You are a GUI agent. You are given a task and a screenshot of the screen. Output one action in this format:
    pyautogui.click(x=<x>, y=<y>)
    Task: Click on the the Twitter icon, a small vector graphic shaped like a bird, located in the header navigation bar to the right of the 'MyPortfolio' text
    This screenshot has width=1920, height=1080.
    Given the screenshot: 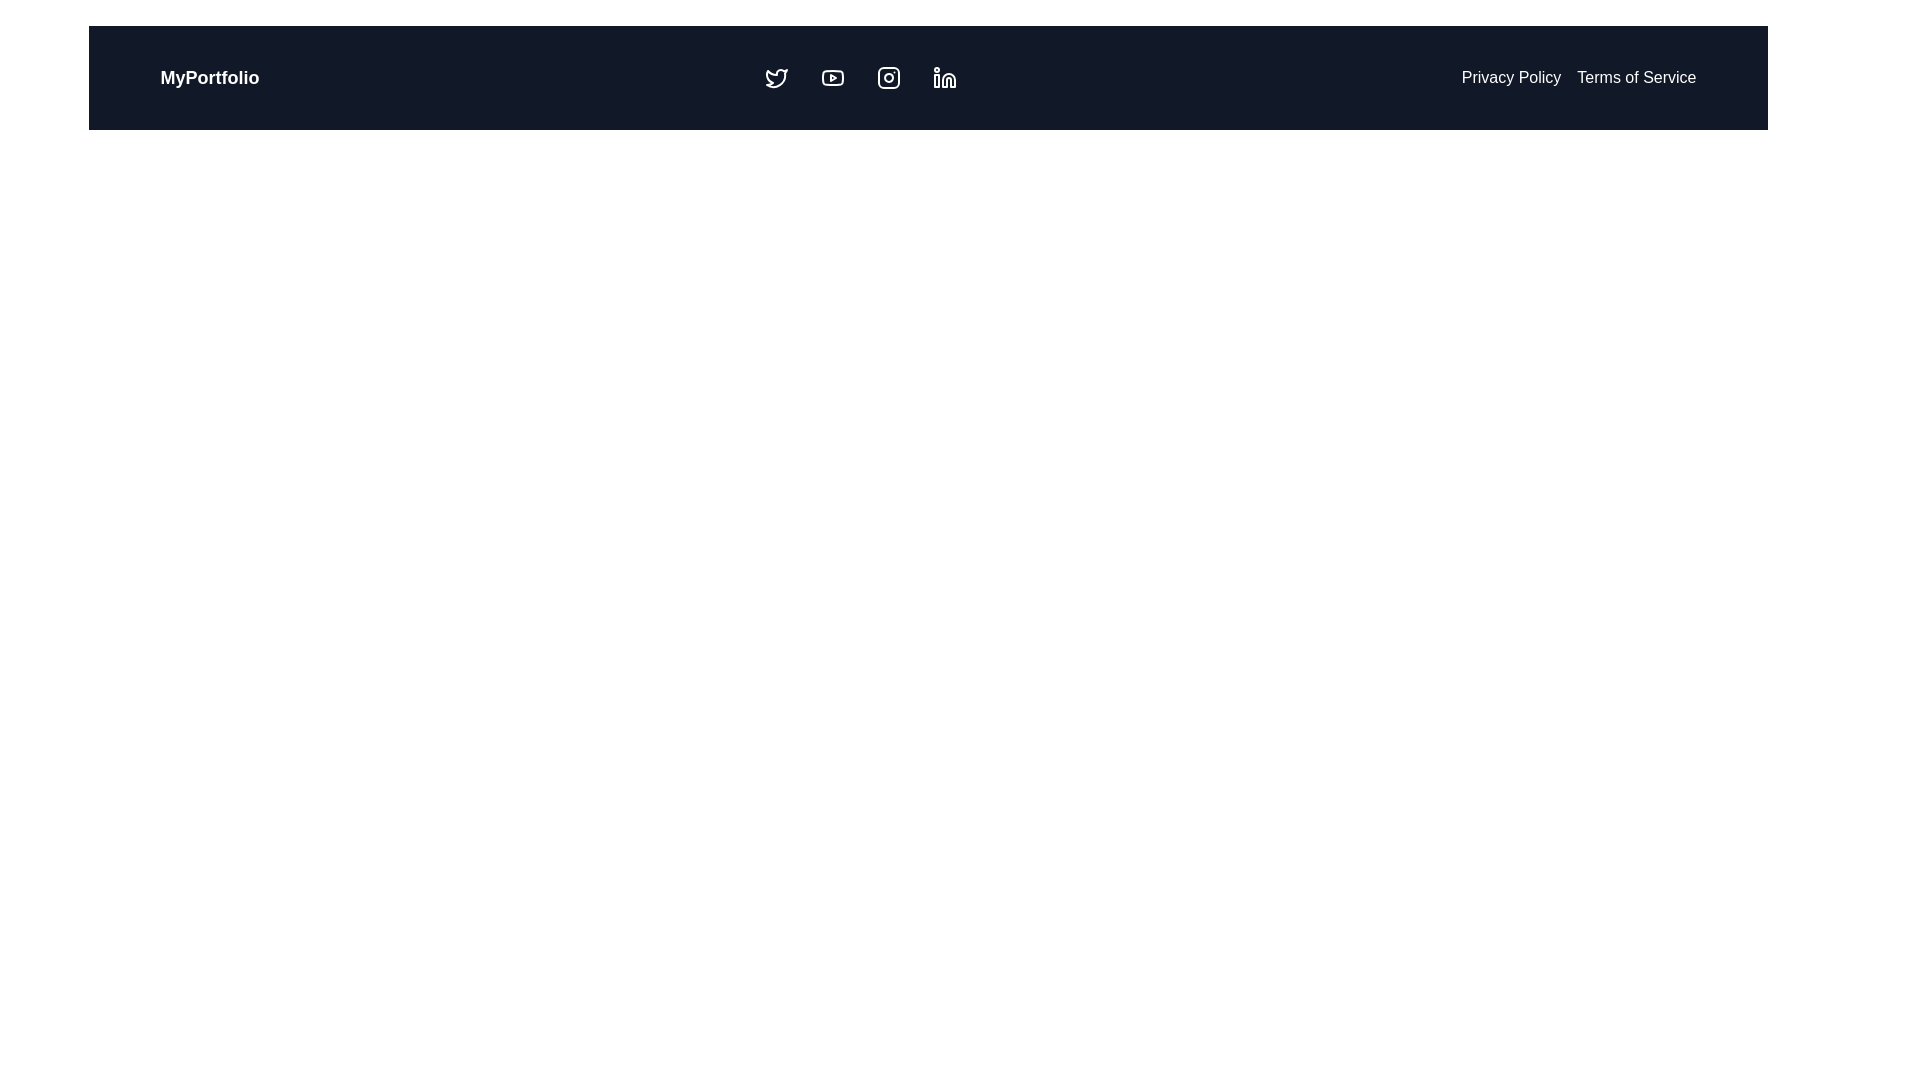 What is the action you would take?
    pyautogui.click(x=775, y=77)
    